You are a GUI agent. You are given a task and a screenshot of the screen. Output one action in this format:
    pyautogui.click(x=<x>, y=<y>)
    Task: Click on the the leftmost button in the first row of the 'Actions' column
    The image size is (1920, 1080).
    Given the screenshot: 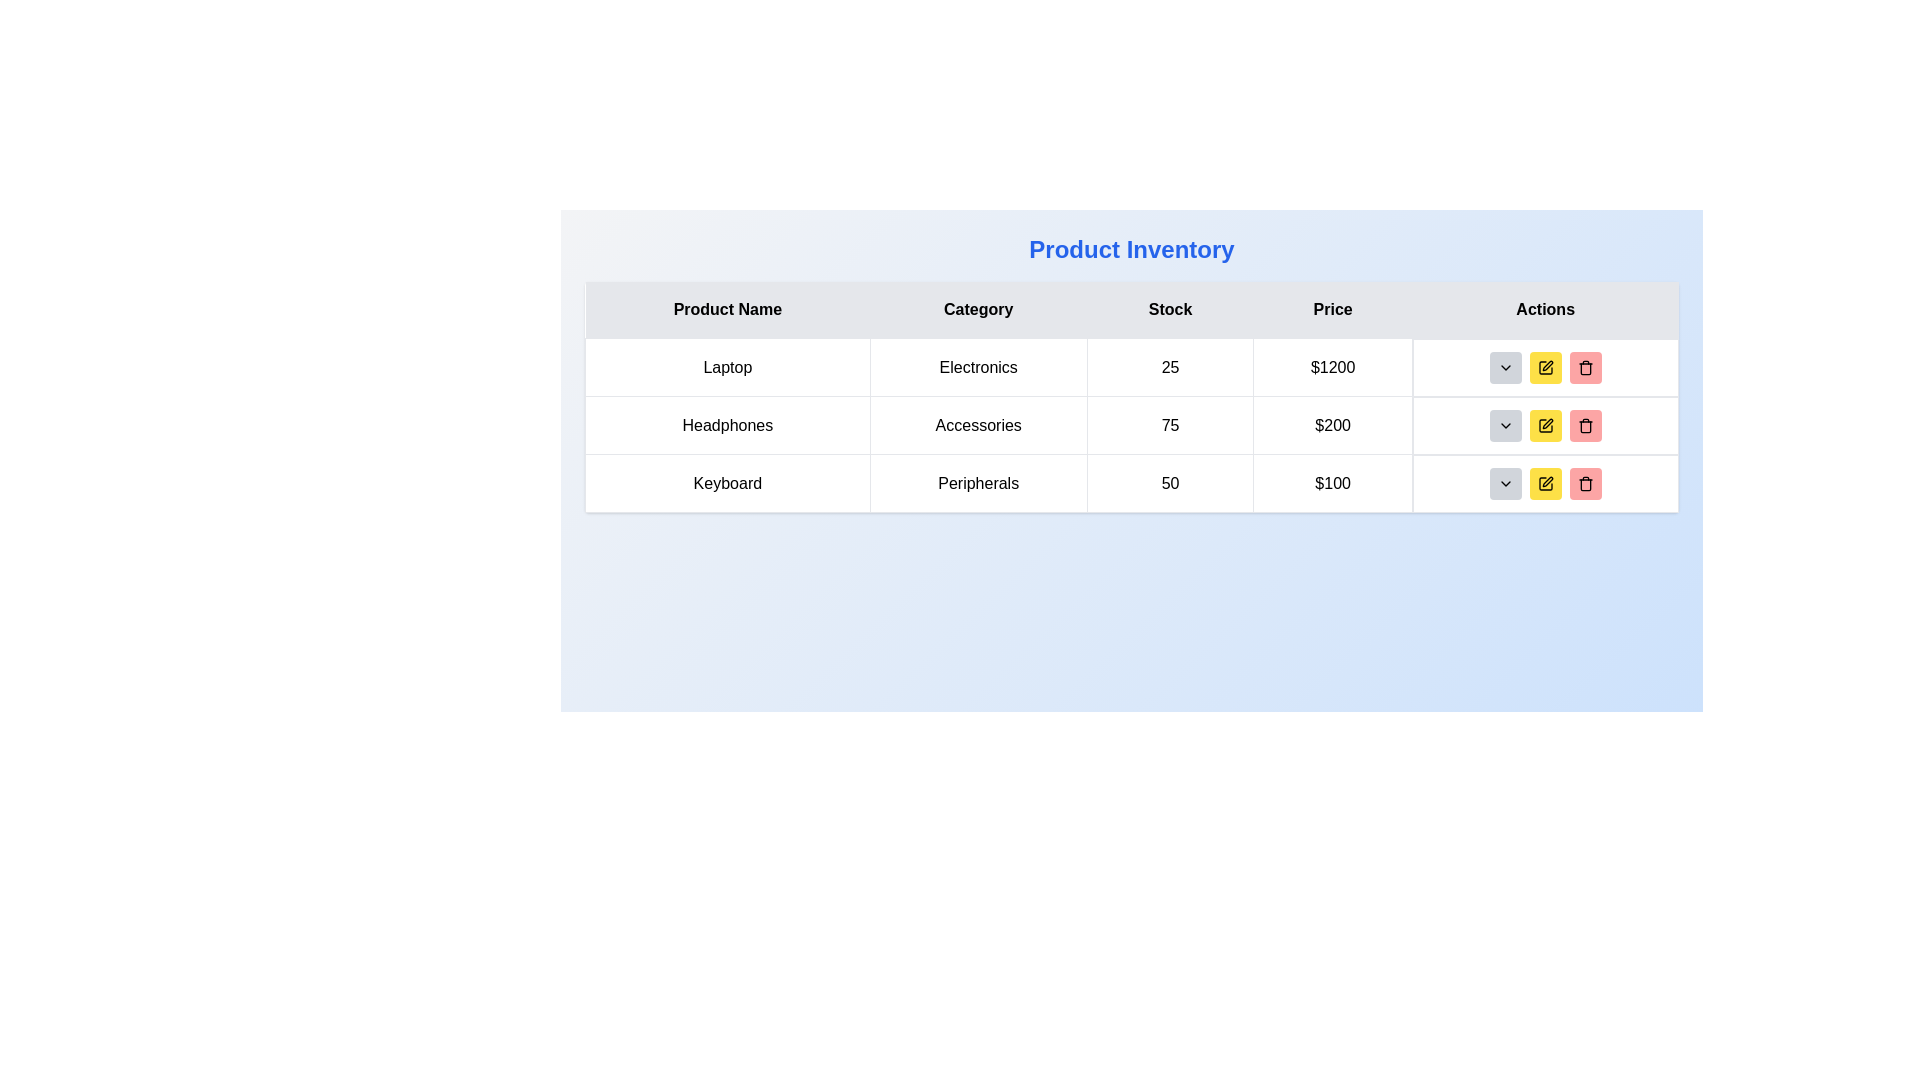 What is the action you would take?
    pyautogui.click(x=1505, y=367)
    